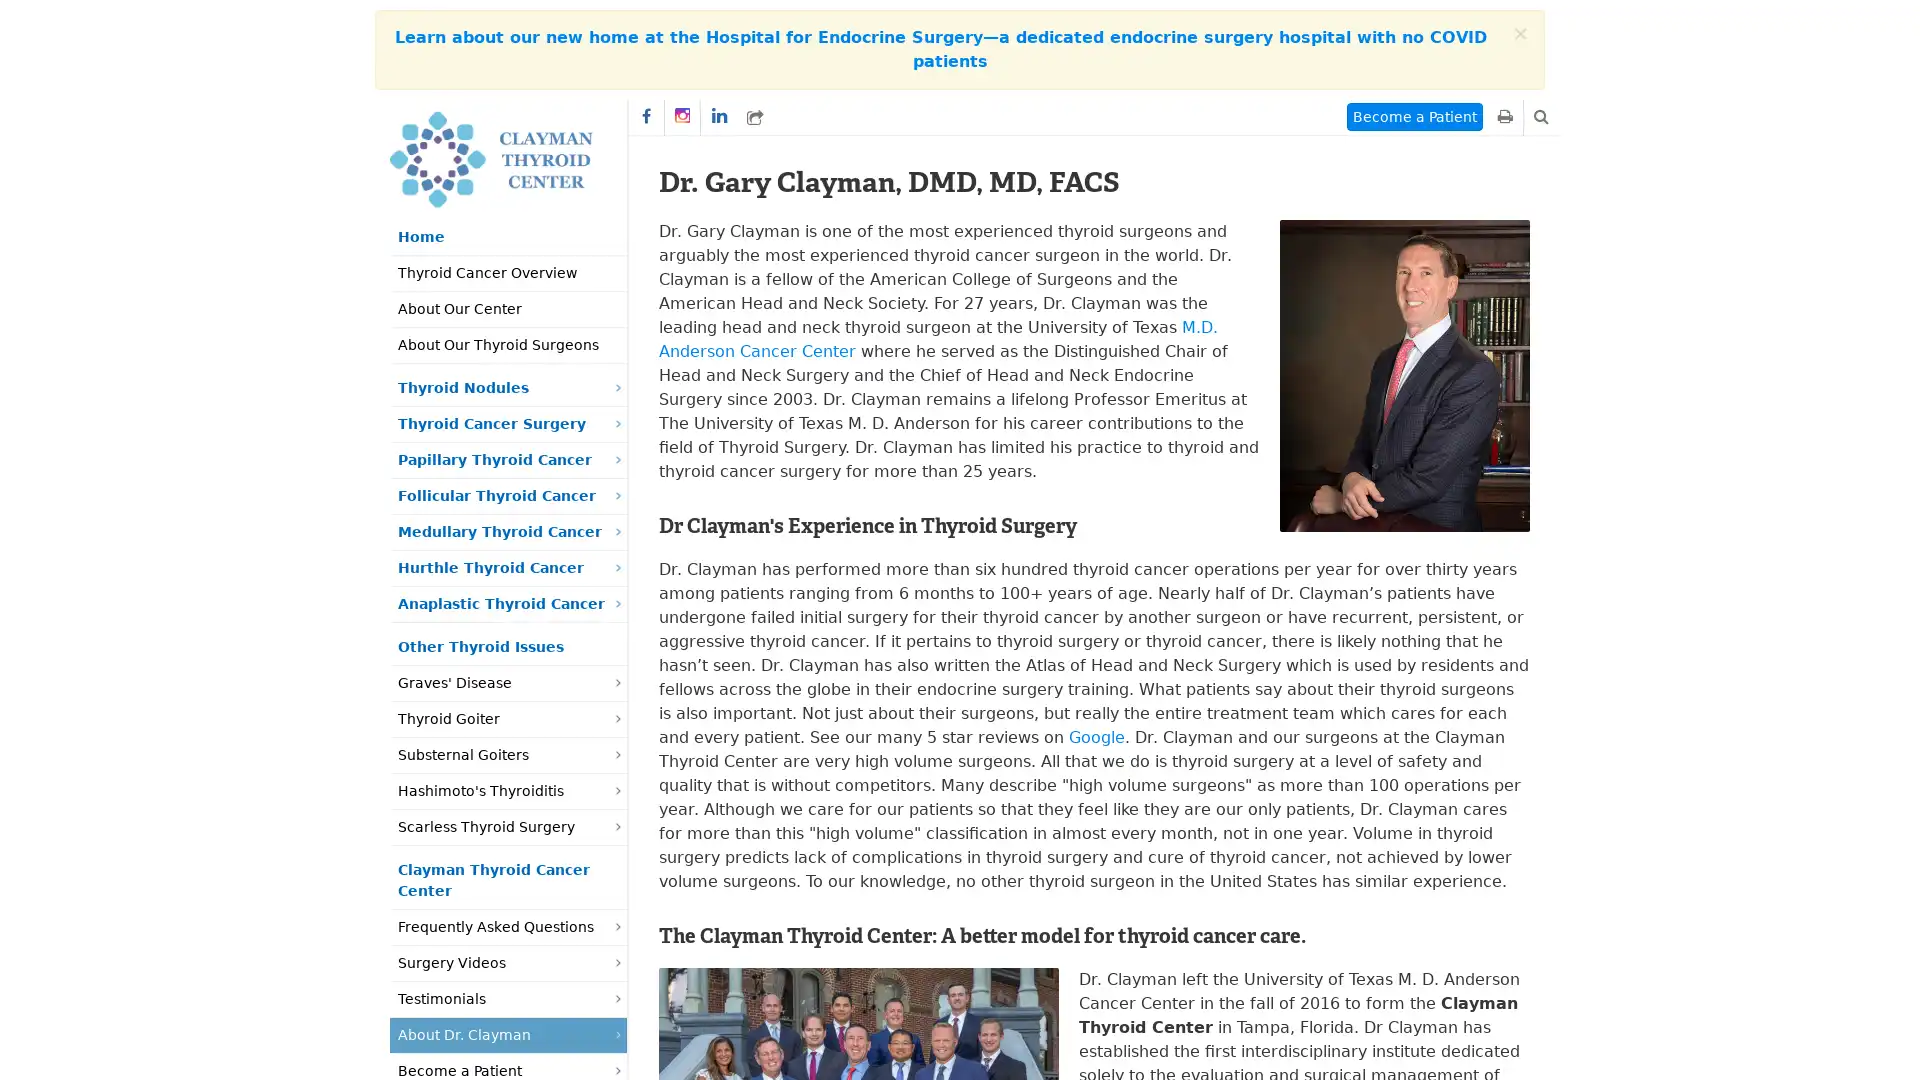 This screenshot has width=1920, height=1080. What do you see at coordinates (1520, 34) in the screenshot?
I see `Close` at bounding box center [1520, 34].